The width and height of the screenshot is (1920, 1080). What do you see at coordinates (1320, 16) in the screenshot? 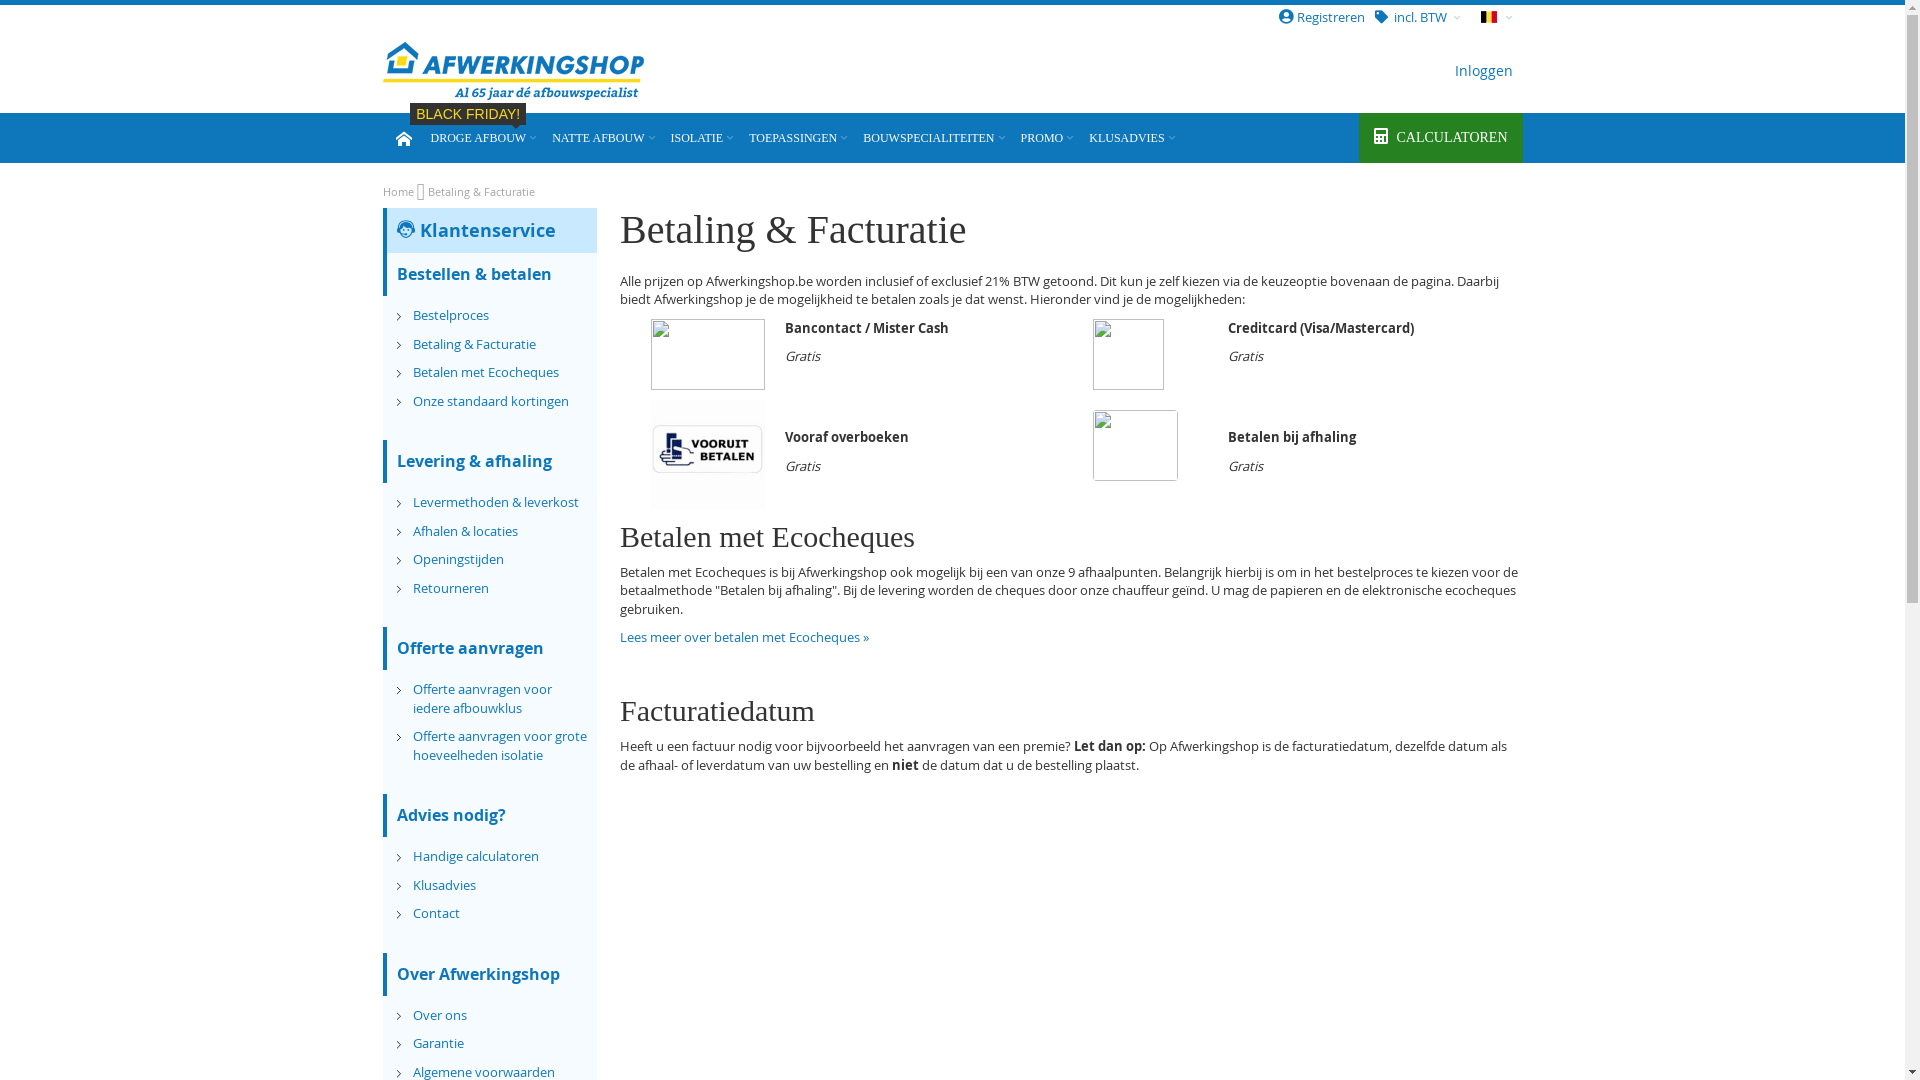
I see `'Registreren'` at bounding box center [1320, 16].